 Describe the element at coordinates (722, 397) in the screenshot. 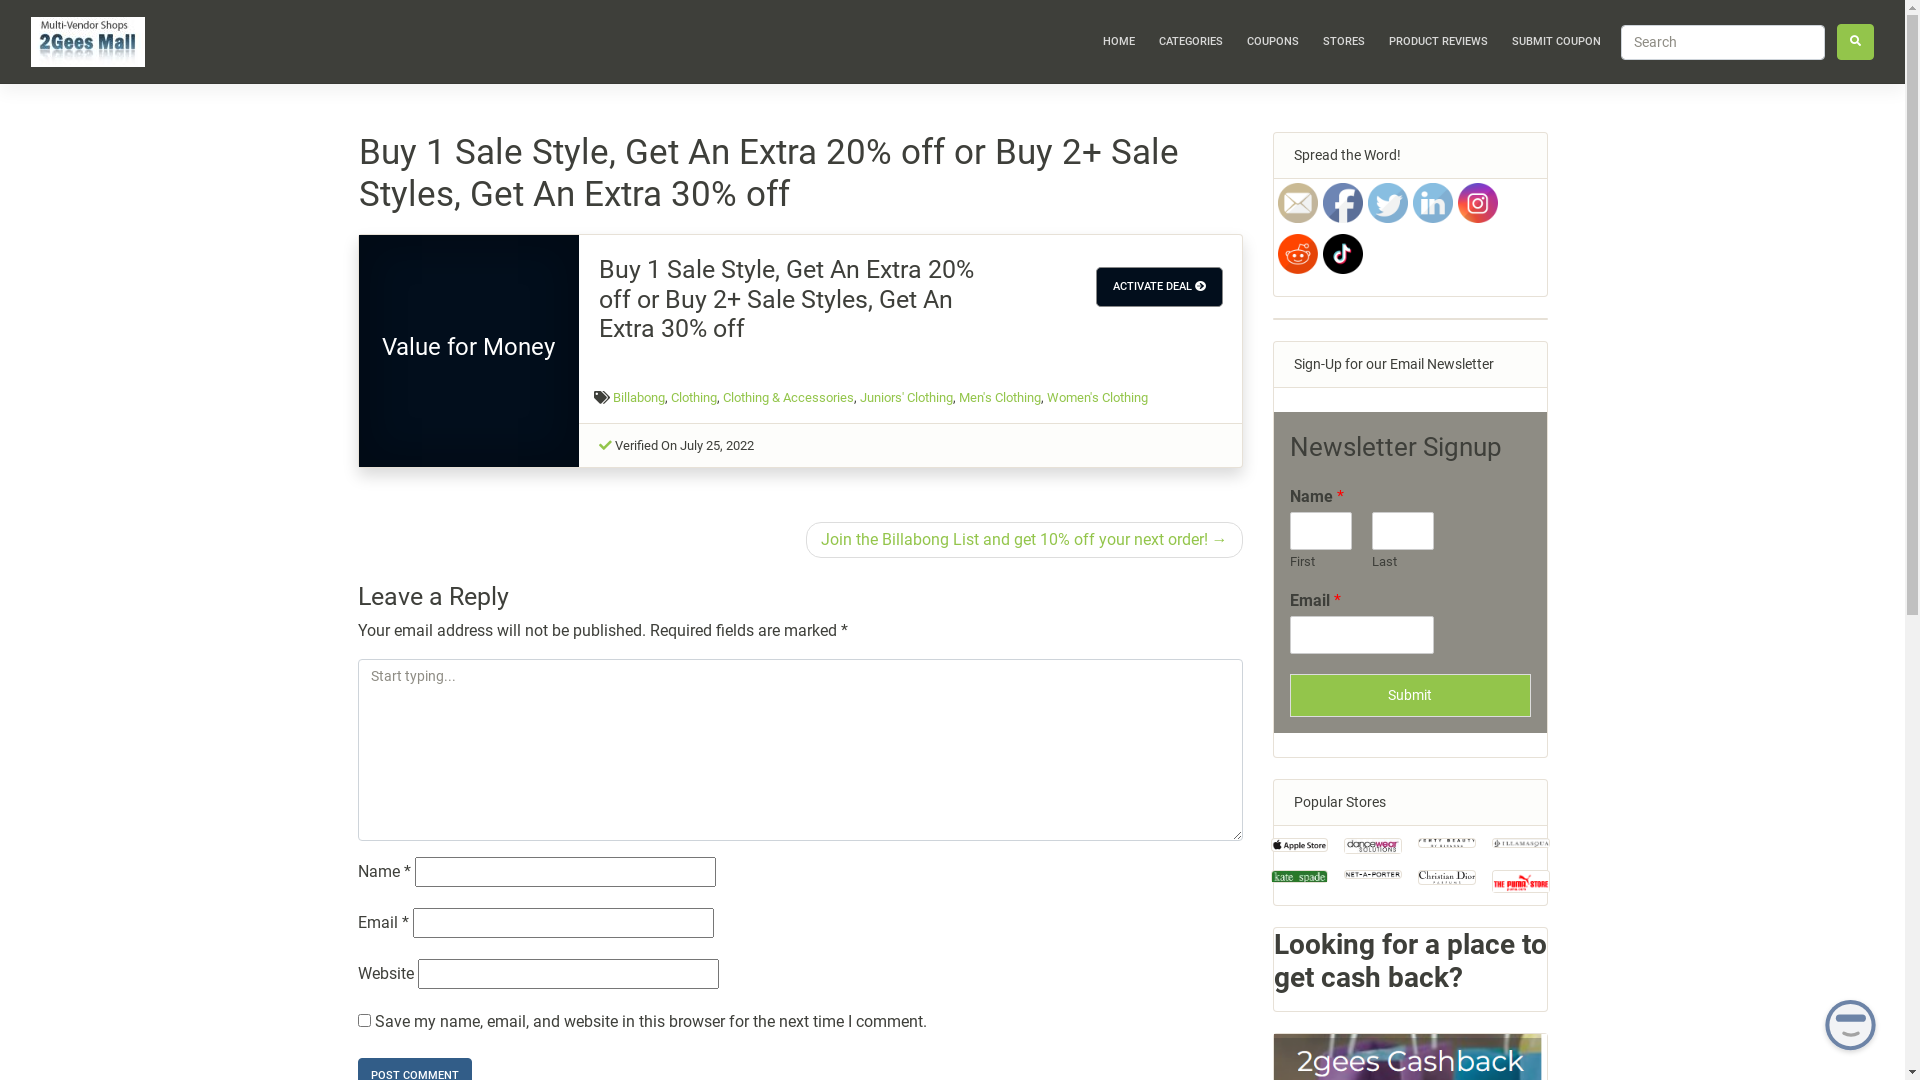

I see `'Clothing & Accessories'` at that location.